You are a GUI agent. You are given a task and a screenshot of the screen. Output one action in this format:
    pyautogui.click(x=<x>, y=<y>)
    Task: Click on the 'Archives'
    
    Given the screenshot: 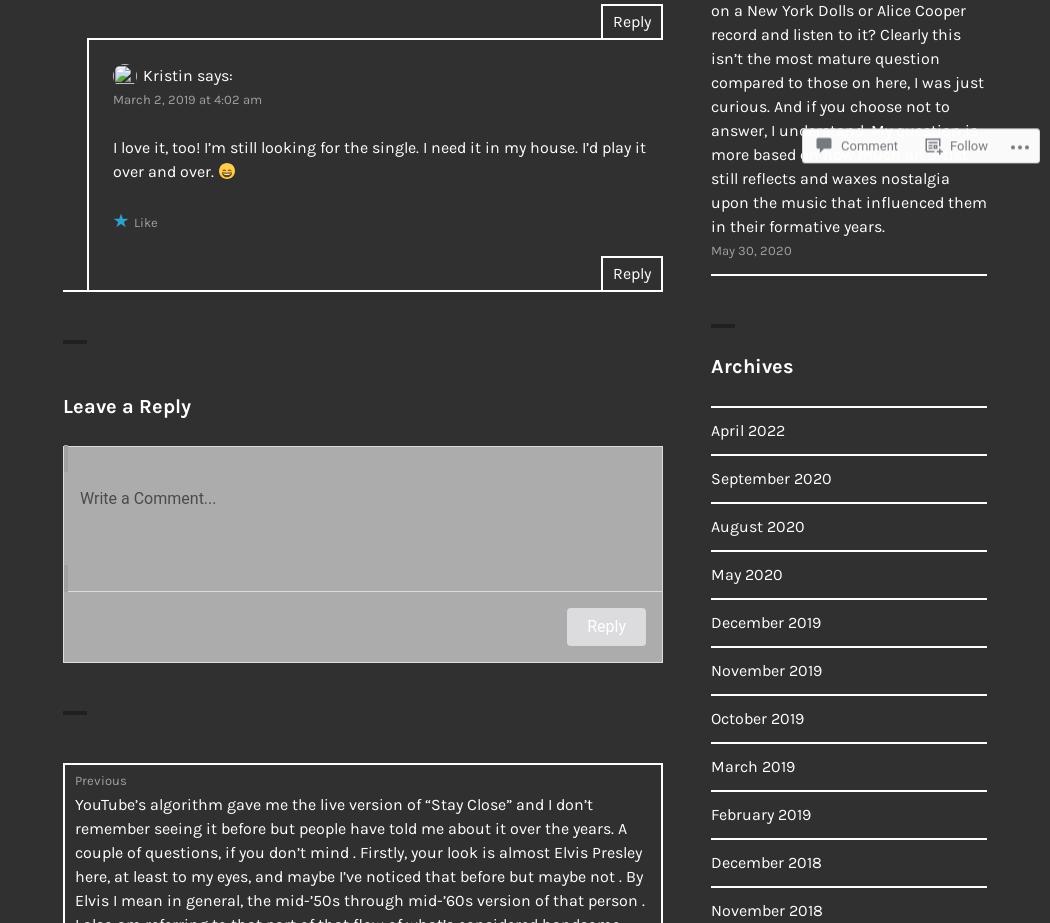 What is the action you would take?
    pyautogui.click(x=710, y=366)
    